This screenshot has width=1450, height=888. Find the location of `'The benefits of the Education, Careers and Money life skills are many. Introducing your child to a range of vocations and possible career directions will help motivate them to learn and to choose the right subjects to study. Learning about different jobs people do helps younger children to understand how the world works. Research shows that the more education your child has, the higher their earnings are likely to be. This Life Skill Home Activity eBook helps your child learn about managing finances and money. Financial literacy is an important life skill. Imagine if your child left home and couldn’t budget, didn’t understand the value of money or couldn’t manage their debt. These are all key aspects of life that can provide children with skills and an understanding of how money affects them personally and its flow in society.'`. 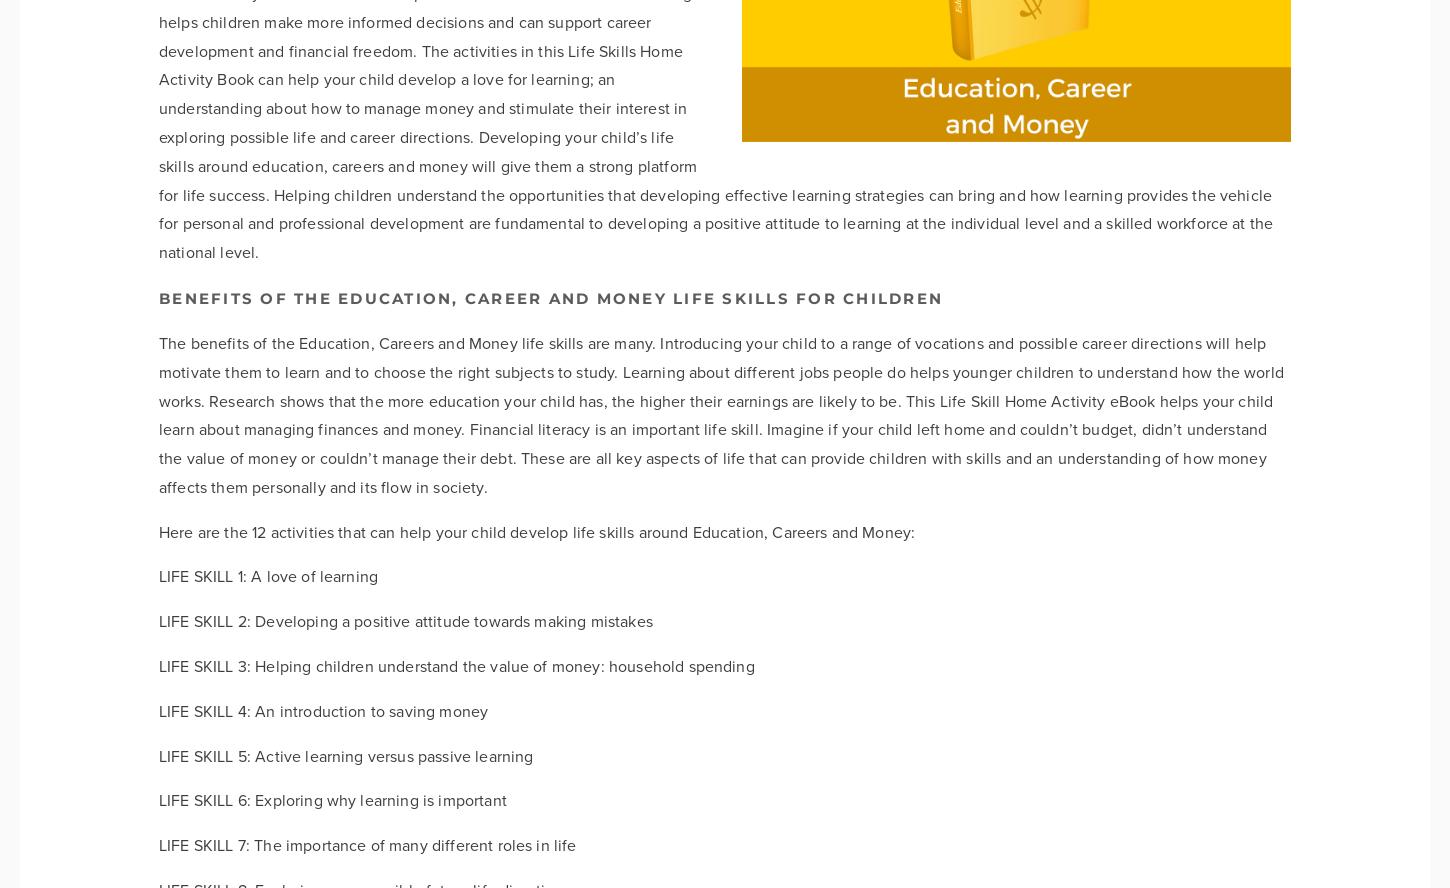

'The benefits of the Education, Careers and Money life skills are many. Introducing your child to a range of vocations and possible career directions will help motivate them to learn and to choose the right subjects to study. Learning about different jobs people do helps younger children to understand how the world works. Research shows that the more education your child has, the higher their earnings are likely to be. This Life Skill Home Activity eBook helps your child learn about managing finances and money. Financial literacy is an important life skill. Imagine if your child left home and couldn’t budget, didn’t understand the value of money or couldn’t manage their debt. These are all key aspects of life that can provide children with skills and an understanding of how money affects them personally and its flow in society.' is located at coordinates (158, 413).